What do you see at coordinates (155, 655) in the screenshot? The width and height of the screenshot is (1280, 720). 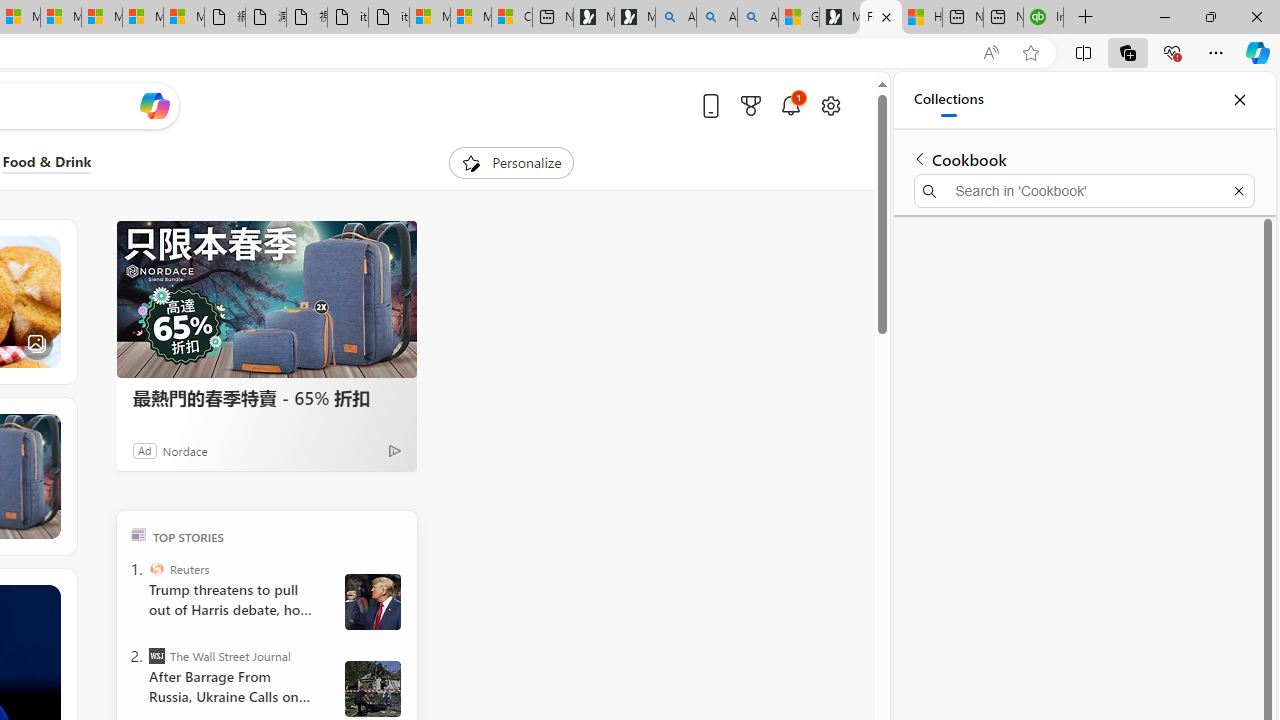 I see `'The Wall Street Journal'` at bounding box center [155, 655].